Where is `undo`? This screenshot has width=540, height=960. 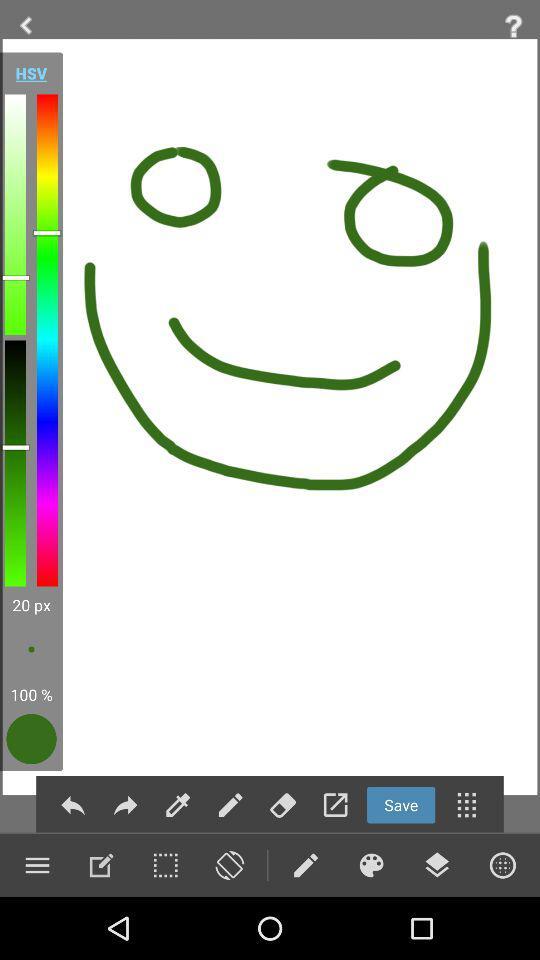
undo is located at coordinates (72, 805).